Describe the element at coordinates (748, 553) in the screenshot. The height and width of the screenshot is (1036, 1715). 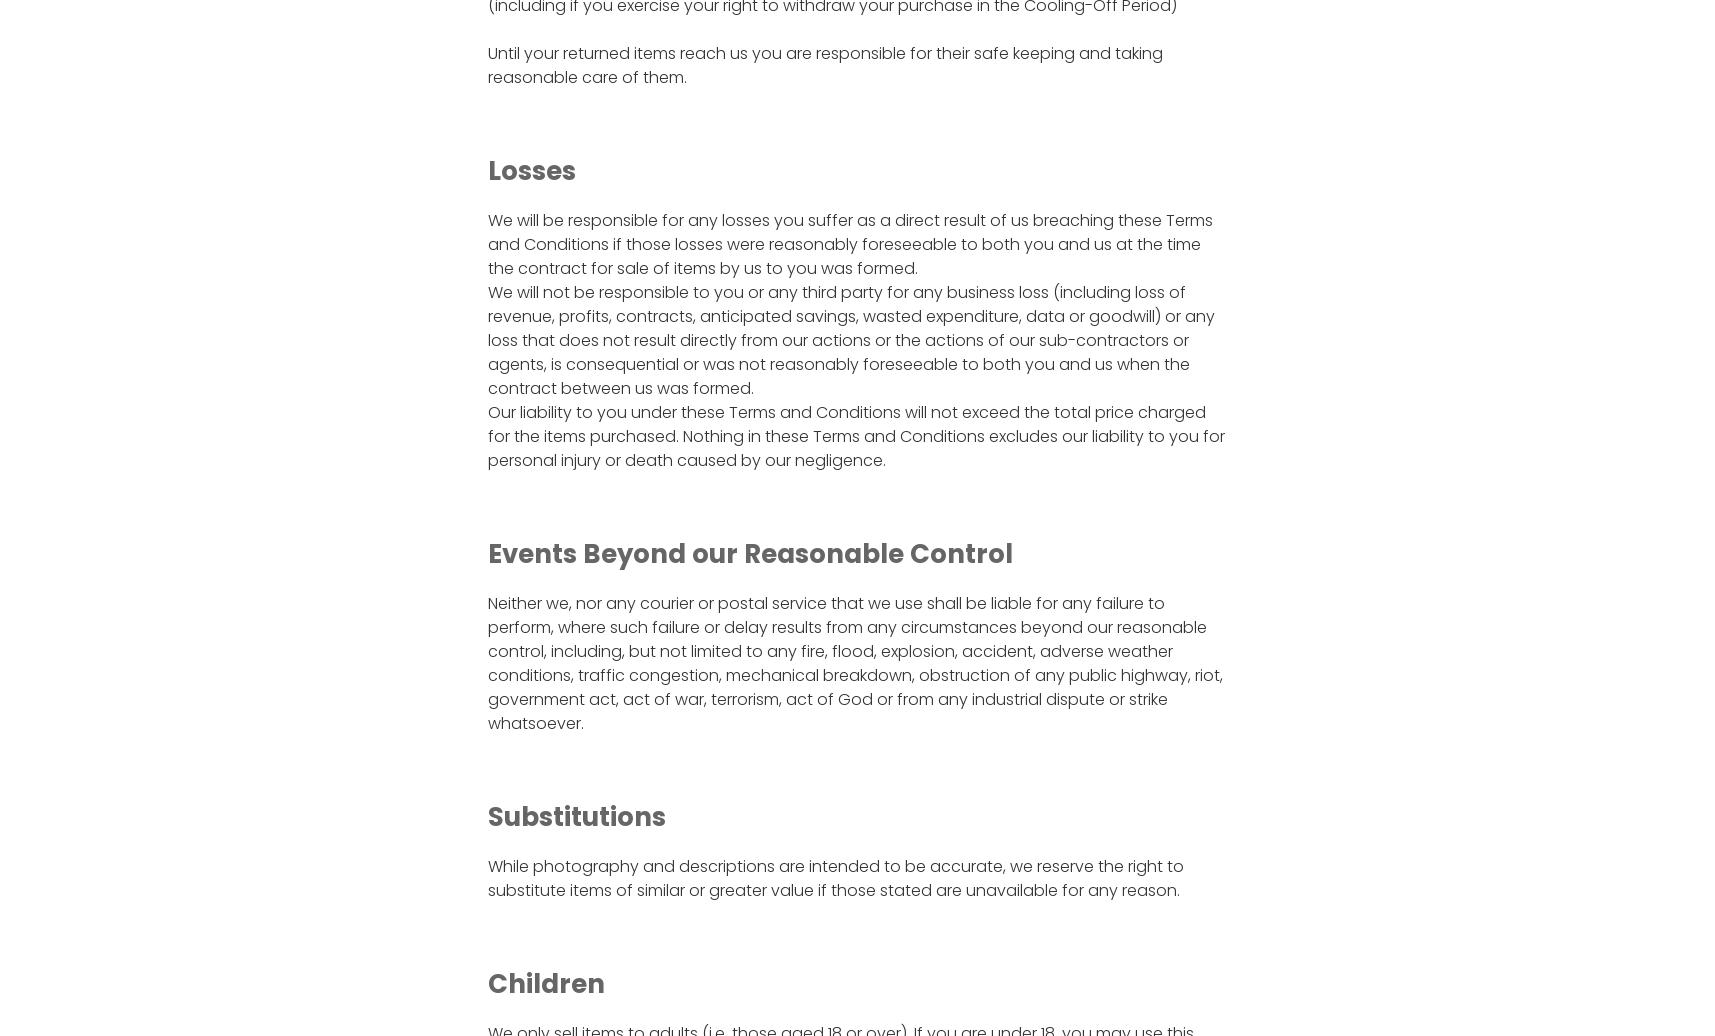
I see `'Events Beyond our Reasonable Control'` at that location.